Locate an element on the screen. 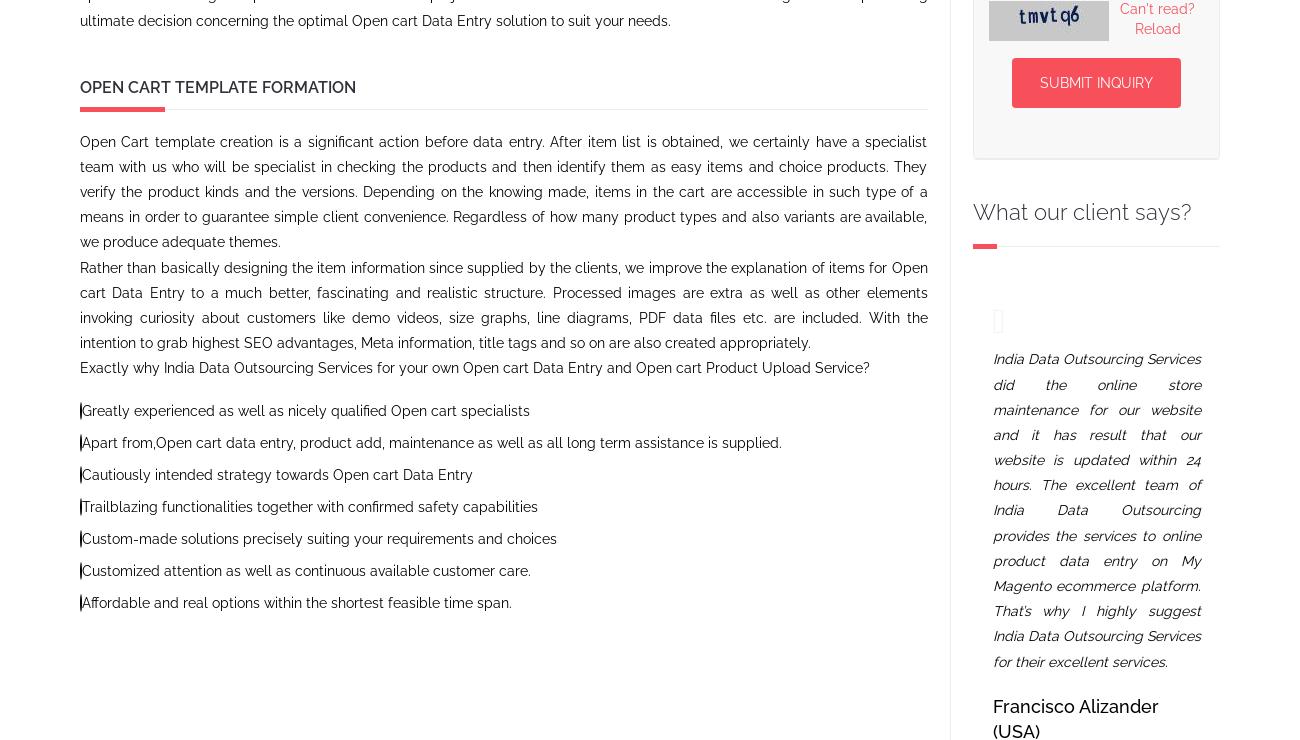 The image size is (1300, 740). 'Affordable and real options within the shortest feasible time span.' is located at coordinates (82, 603).